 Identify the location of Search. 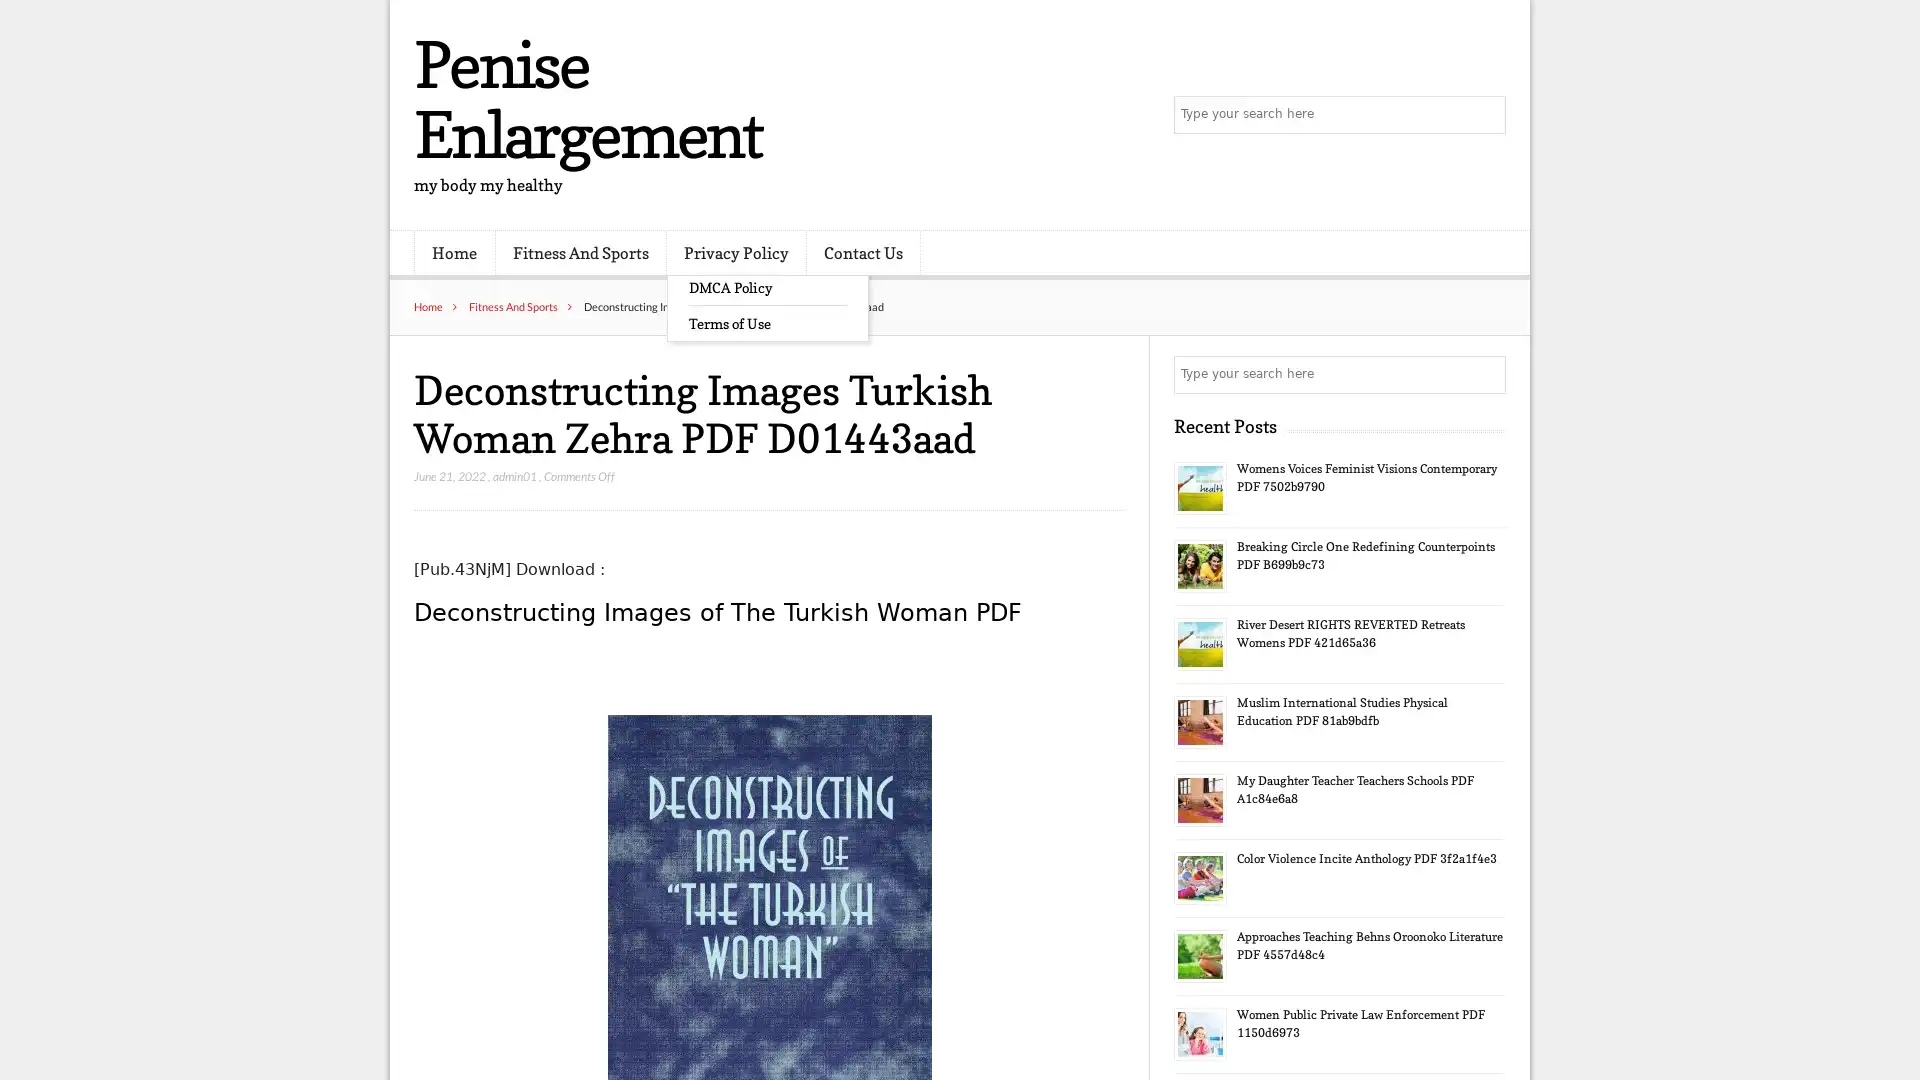
(1485, 115).